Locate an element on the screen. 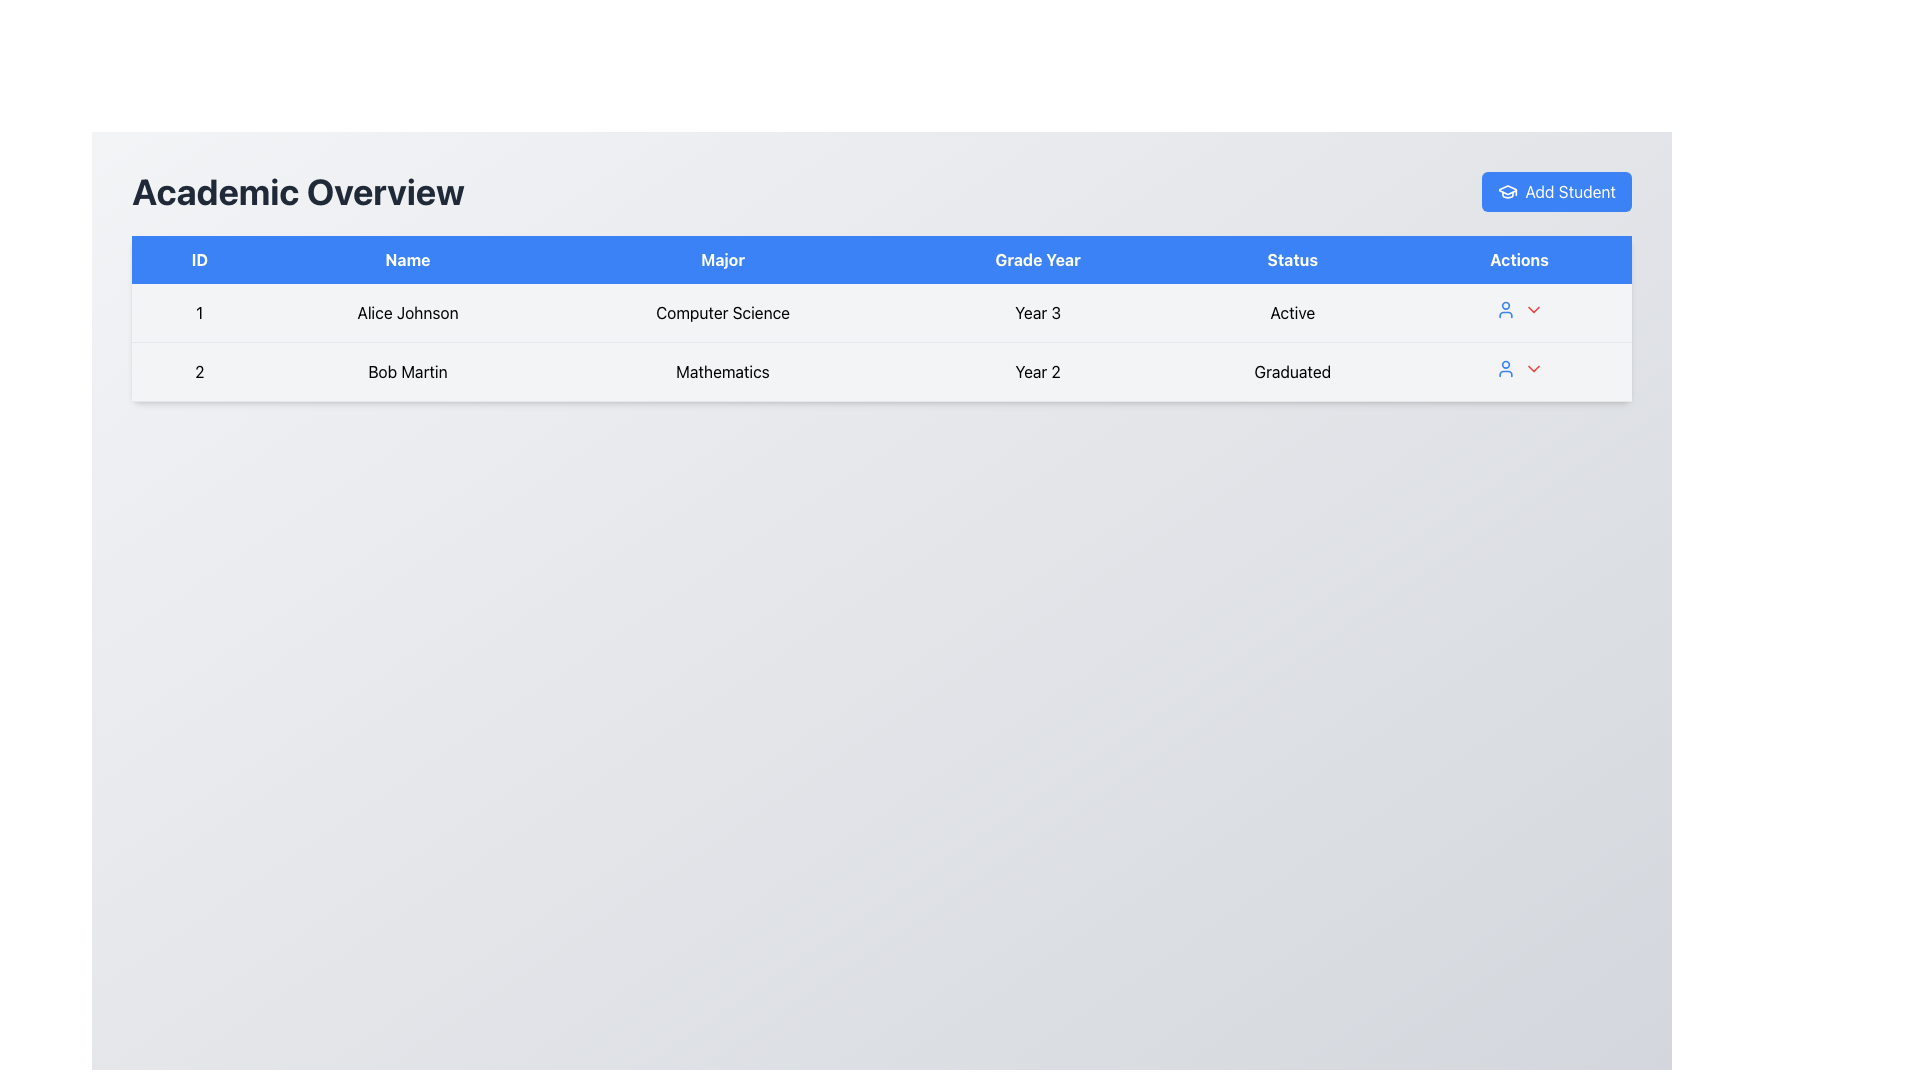 This screenshot has width=1920, height=1080. the Table Header Cell labeled 'Actions' located in the blue-colored table header row, which is the last cell in the header row adjacent to the 'Status' column is located at coordinates (1519, 258).